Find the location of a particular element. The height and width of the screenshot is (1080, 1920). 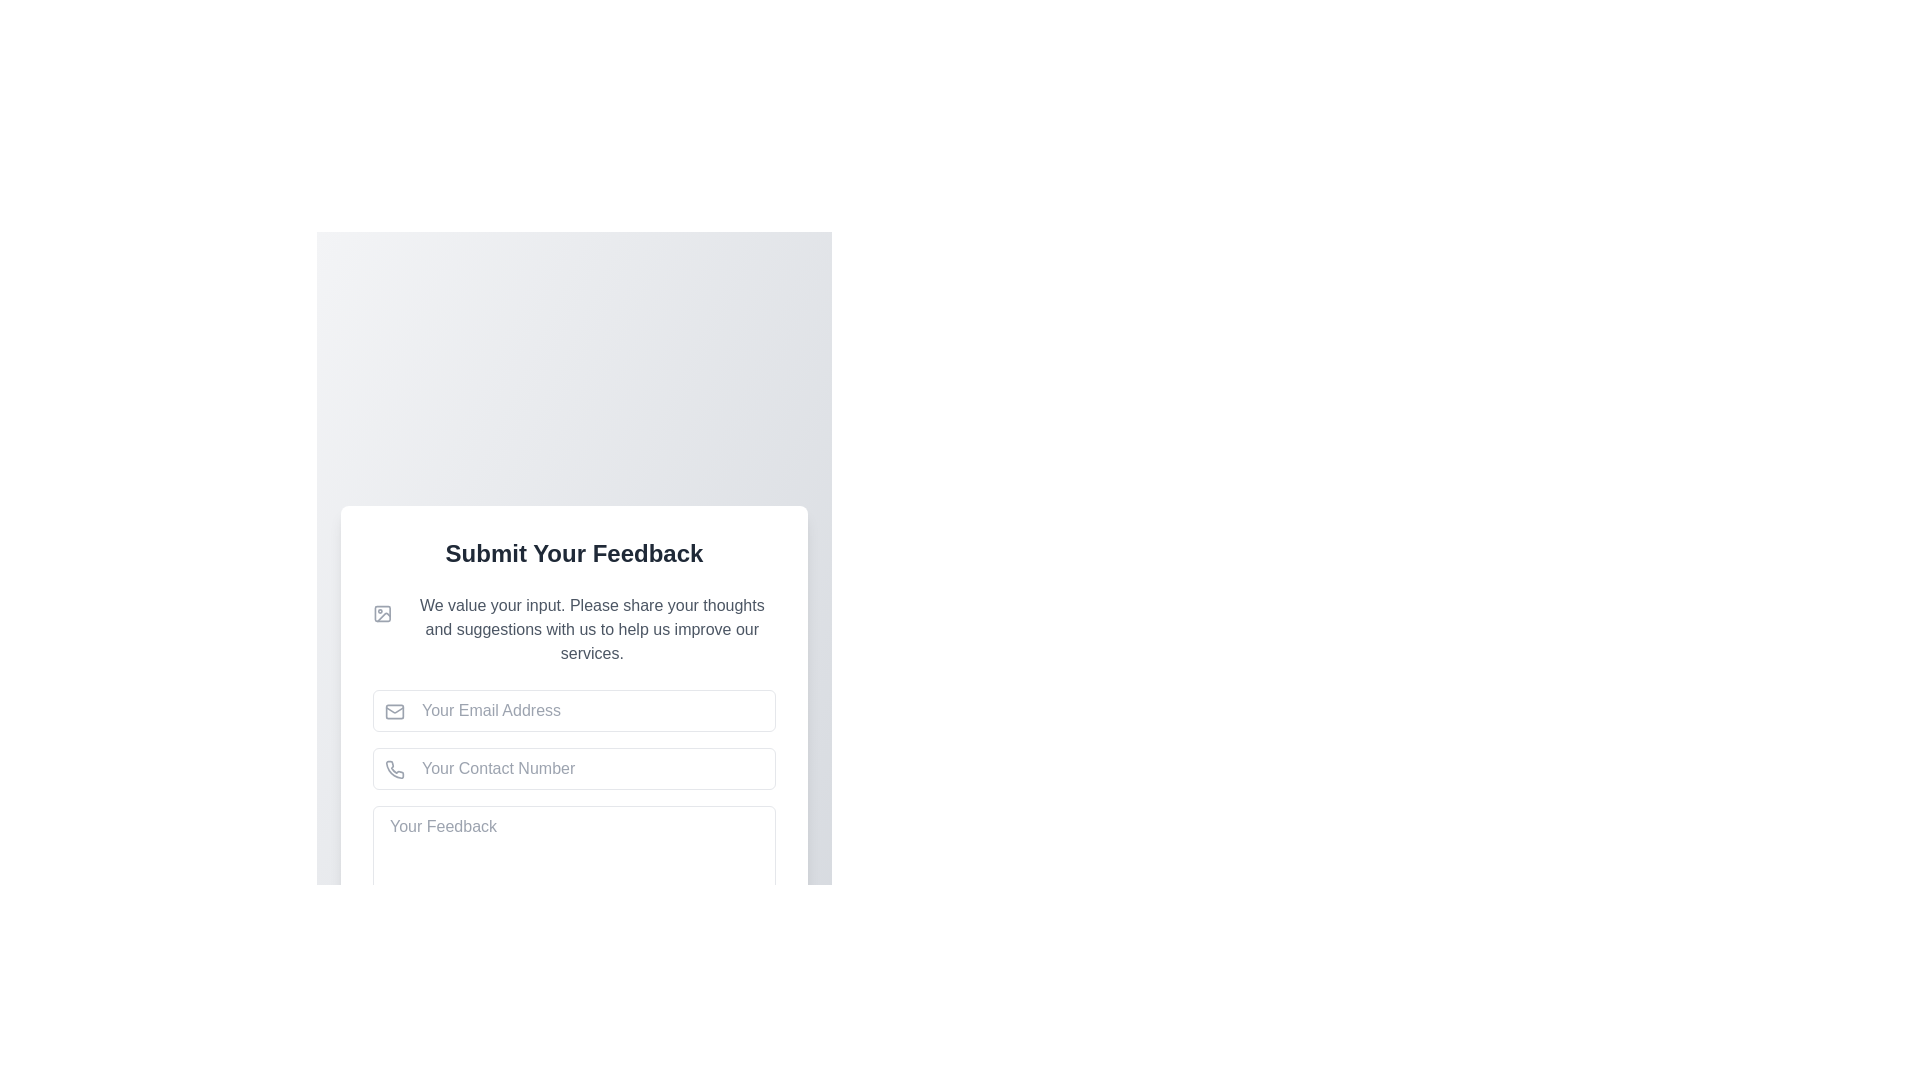

the decorative phone icon located on the left side of the 'Your Contact Number' input field, which is positioned between the 'Your Email Address' field and the 'Your Feedback' field is located at coordinates (394, 768).